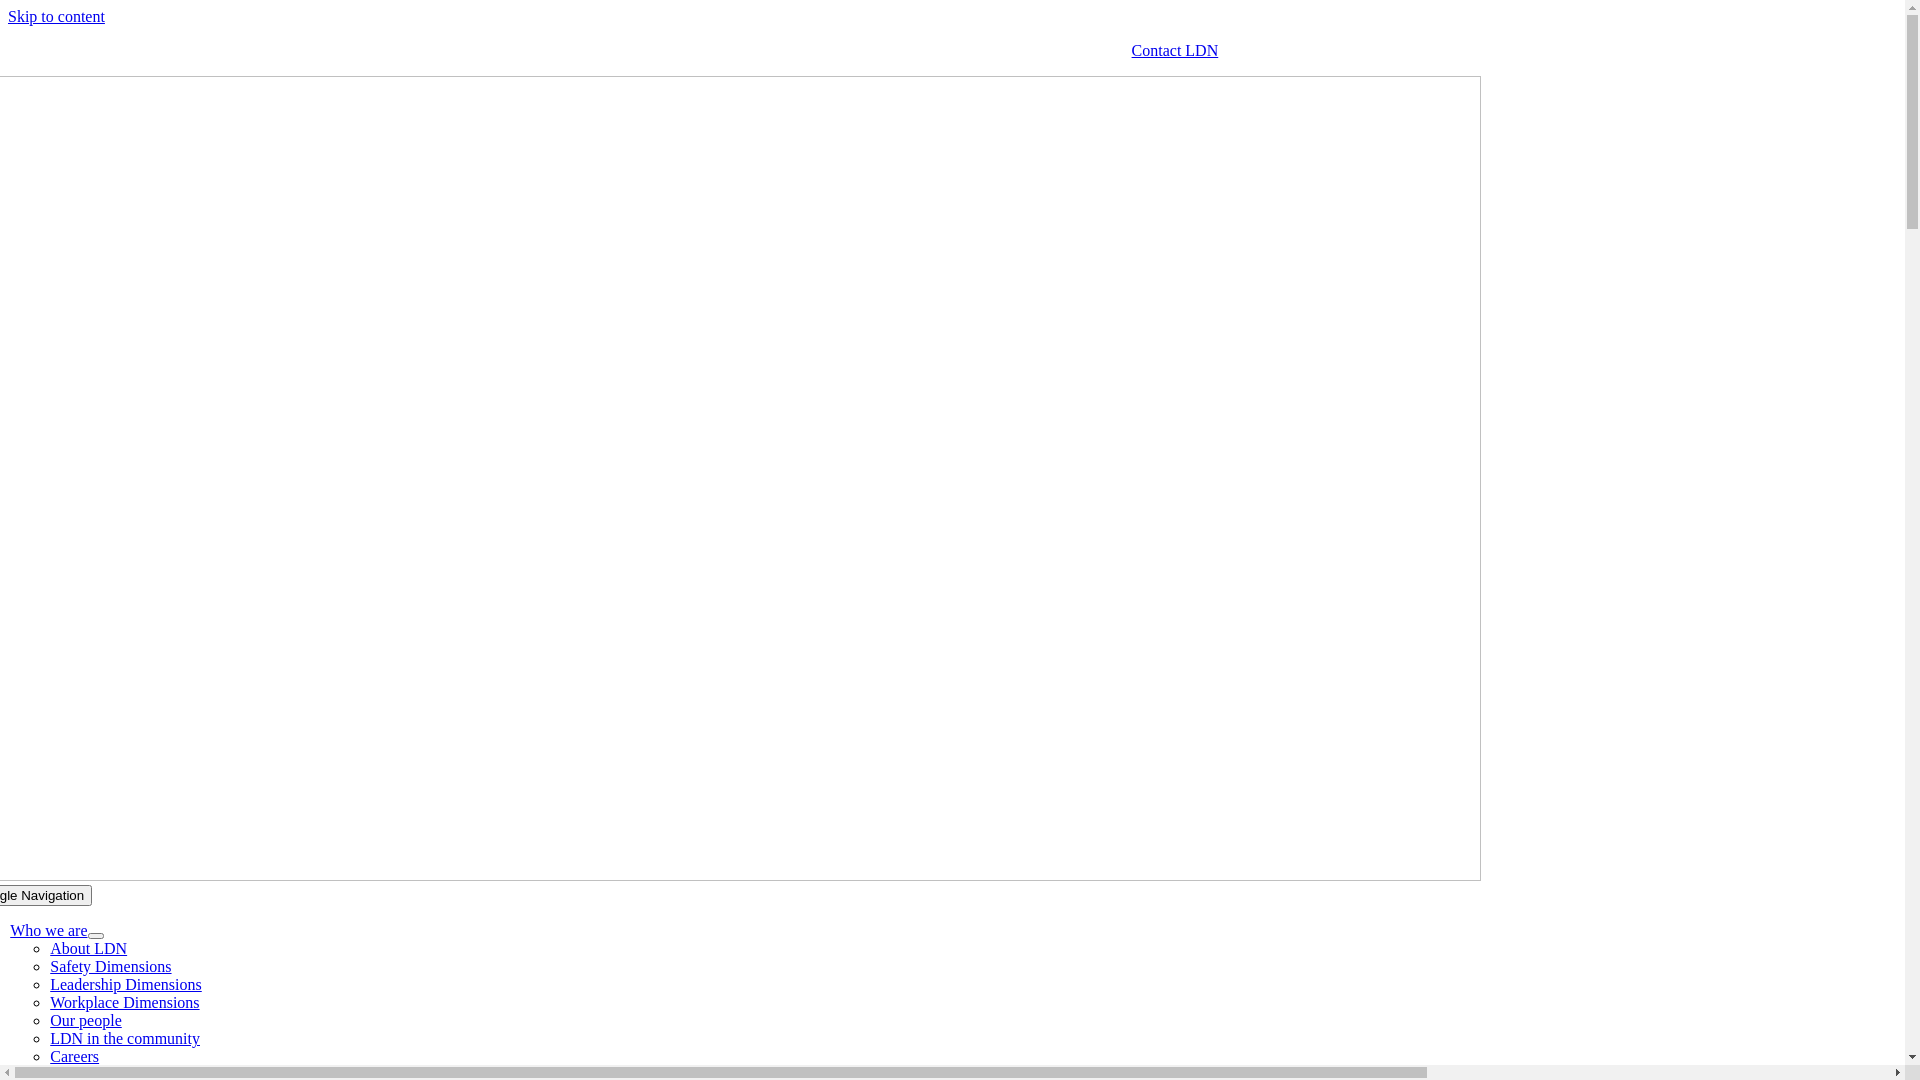  What do you see at coordinates (87, 947) in the screenshot?
I see `'About LDN'` at bounding box center [87, 947].